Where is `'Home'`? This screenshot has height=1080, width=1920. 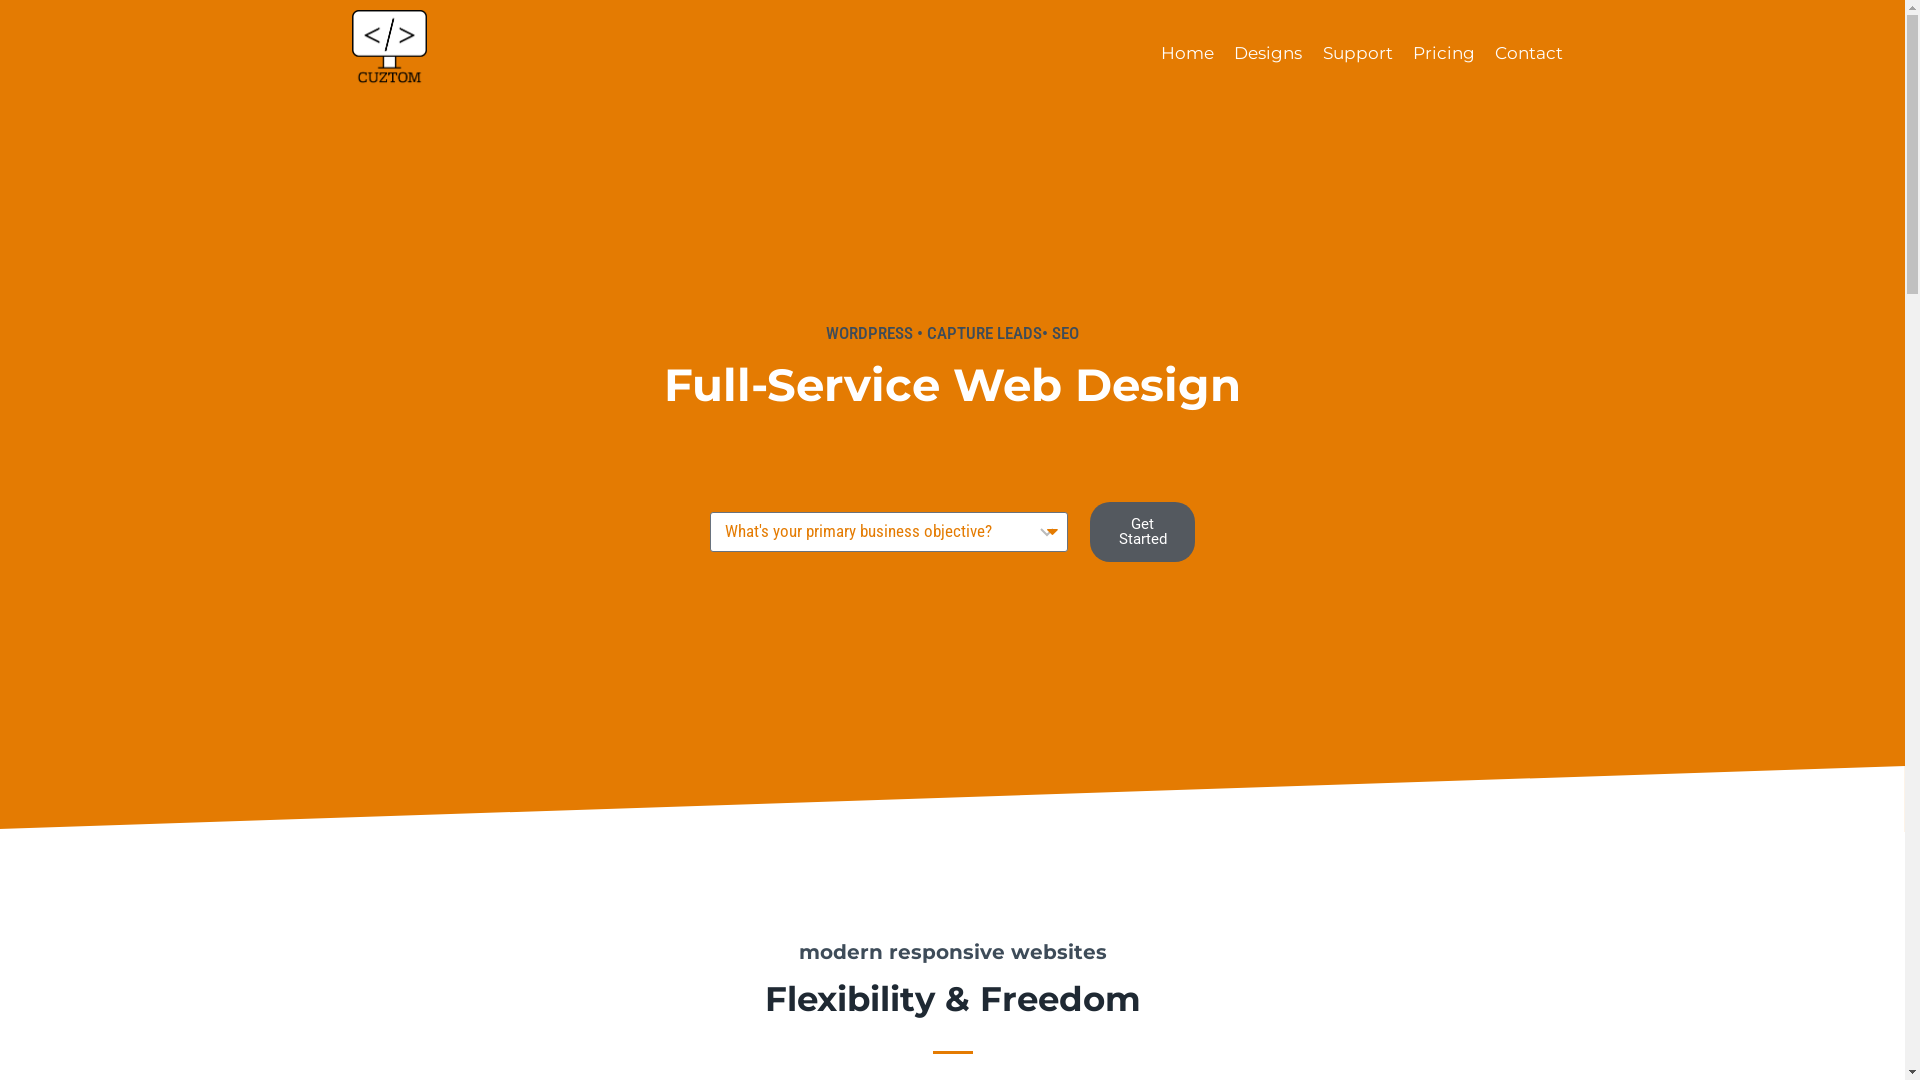
'Home' is located at coordinates (1187, 53).